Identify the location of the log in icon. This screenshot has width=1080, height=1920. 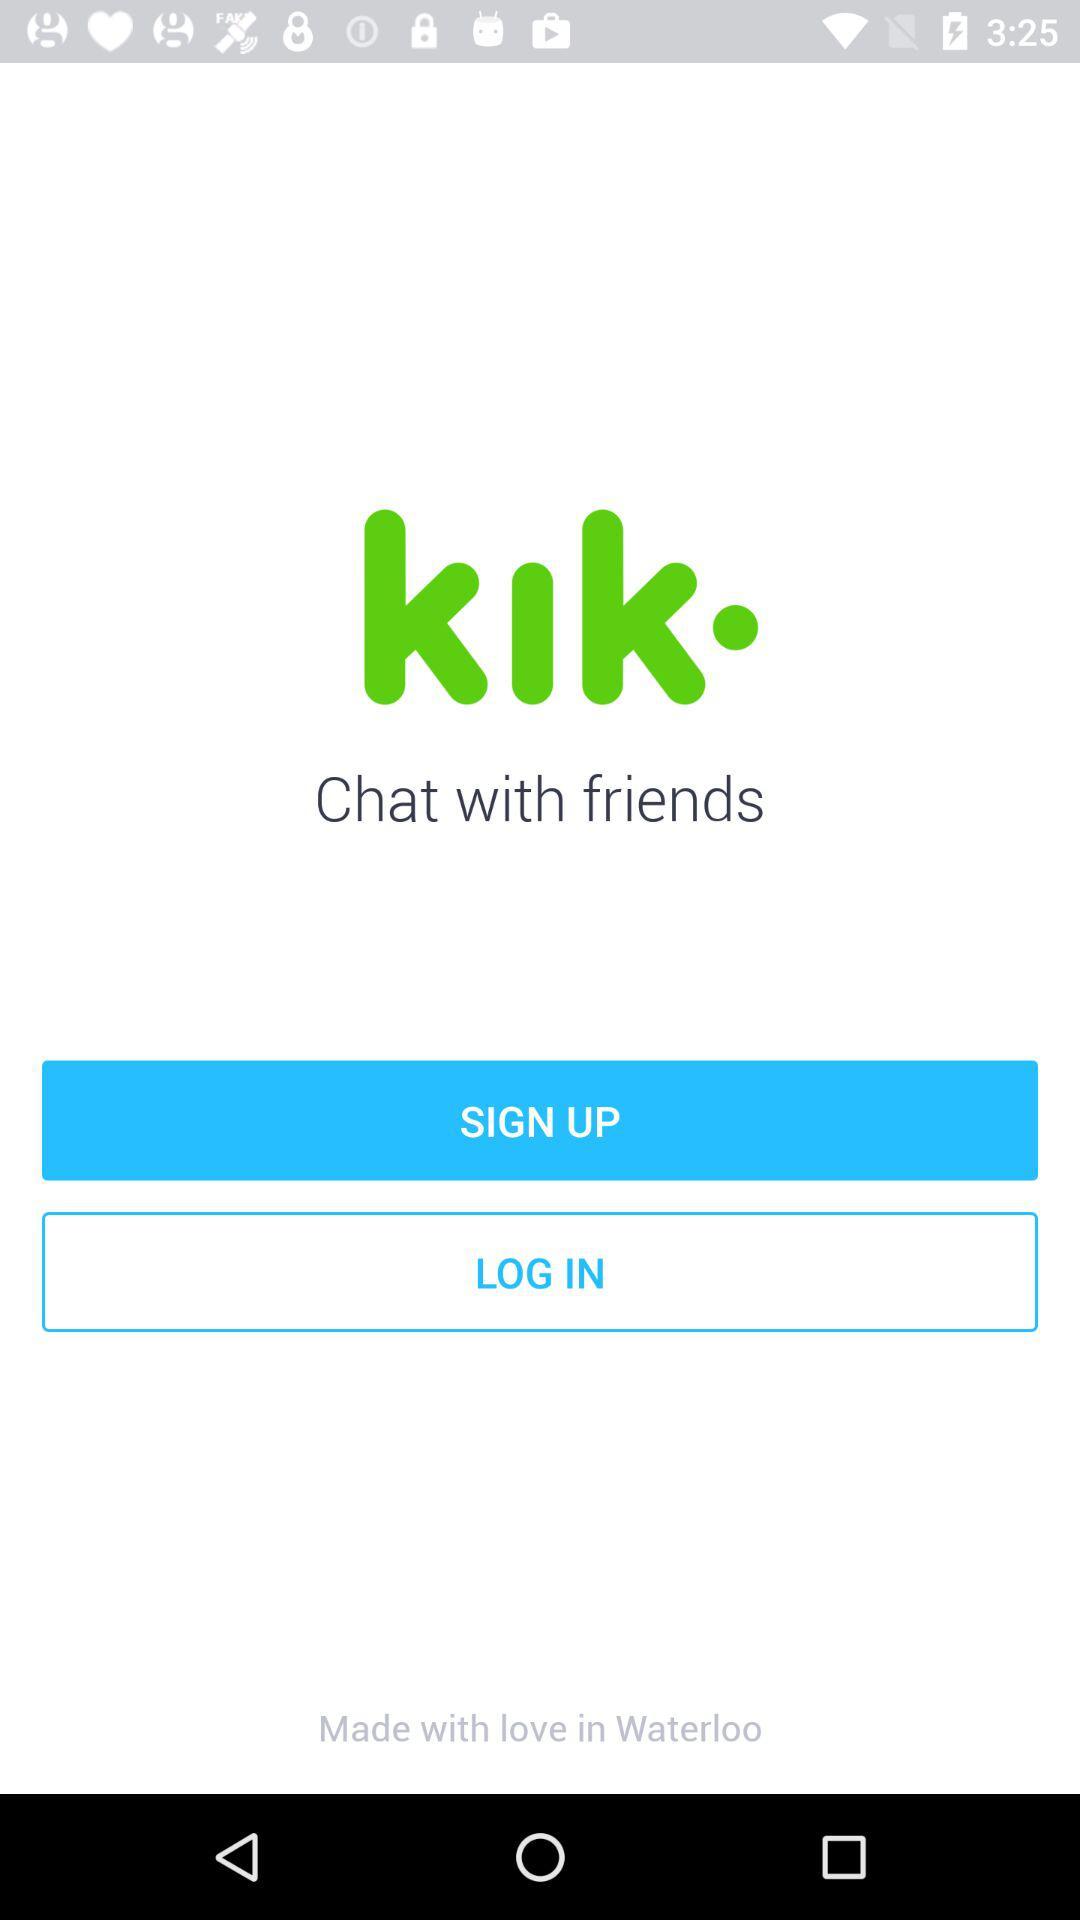
(540, 1271).